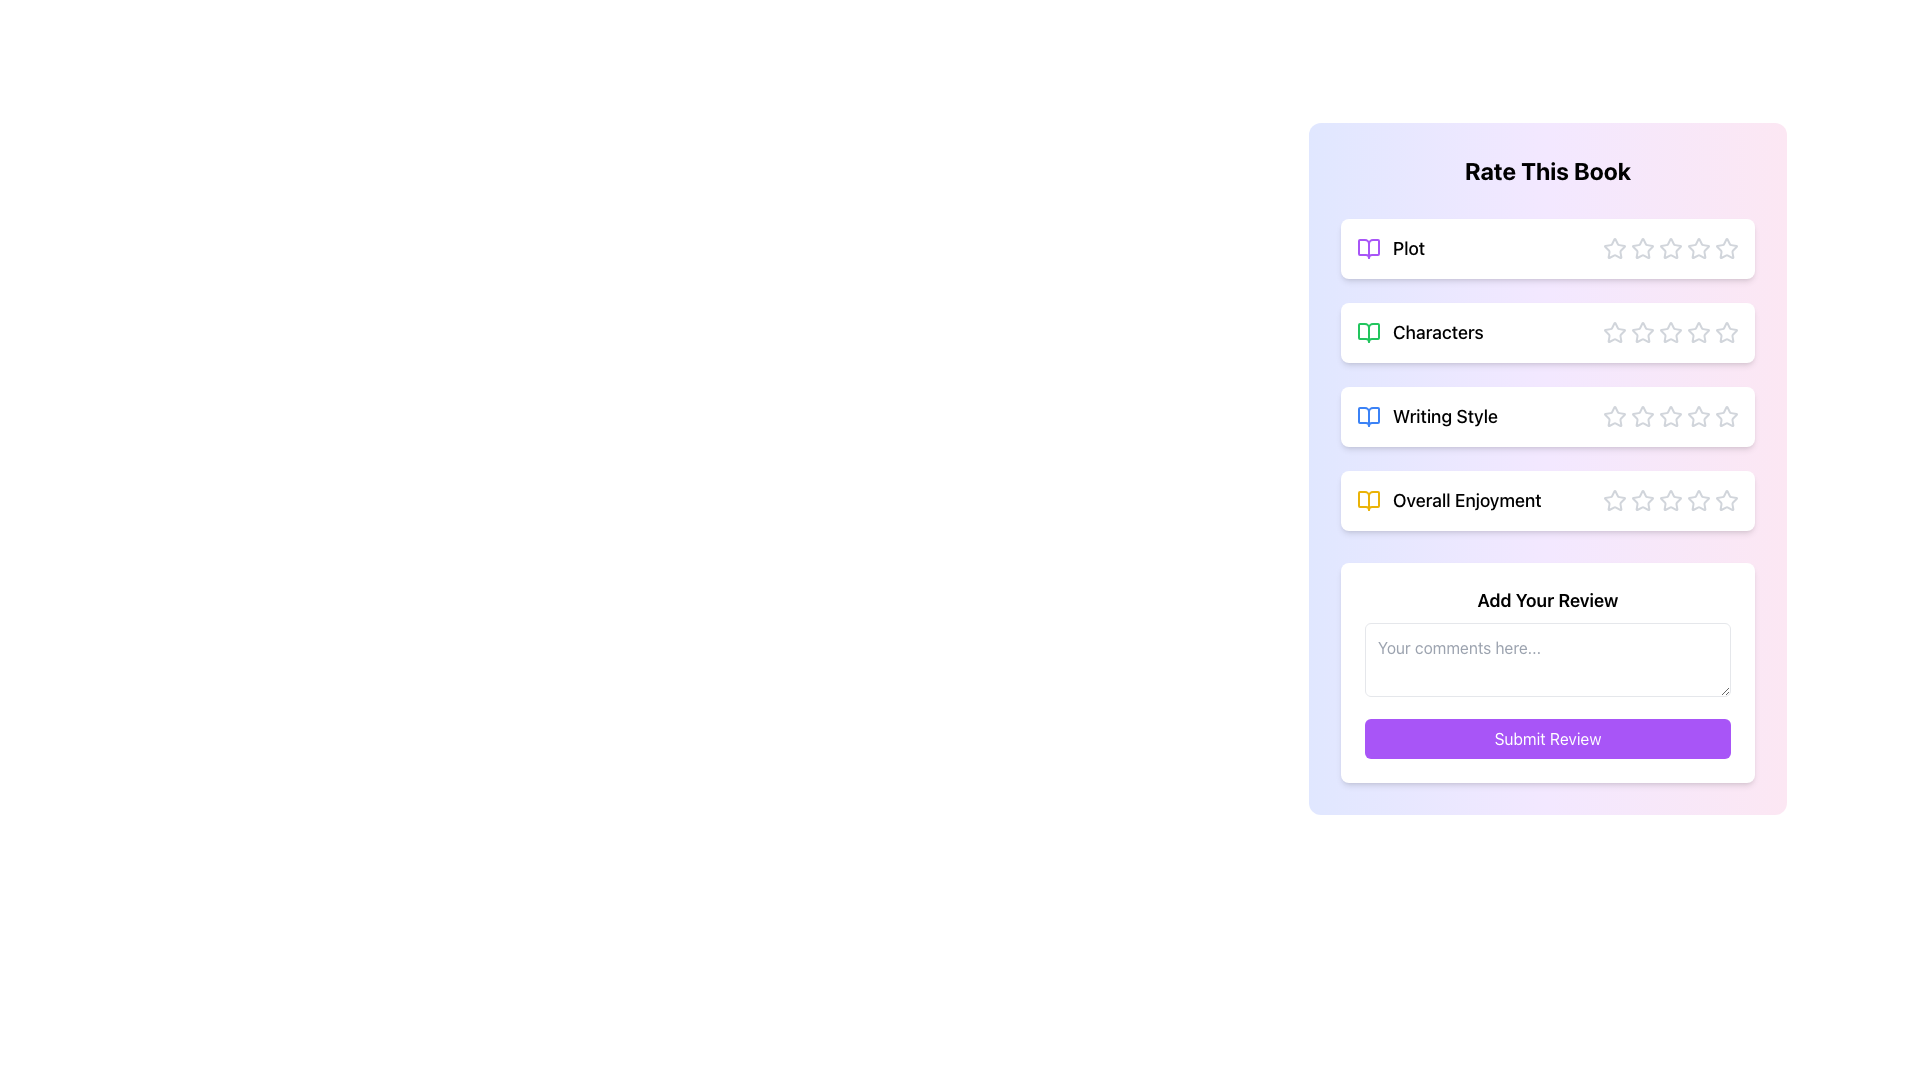  Describe the element at coordinates (1642, 248) in the screenshot. I see `the second star` at that location.